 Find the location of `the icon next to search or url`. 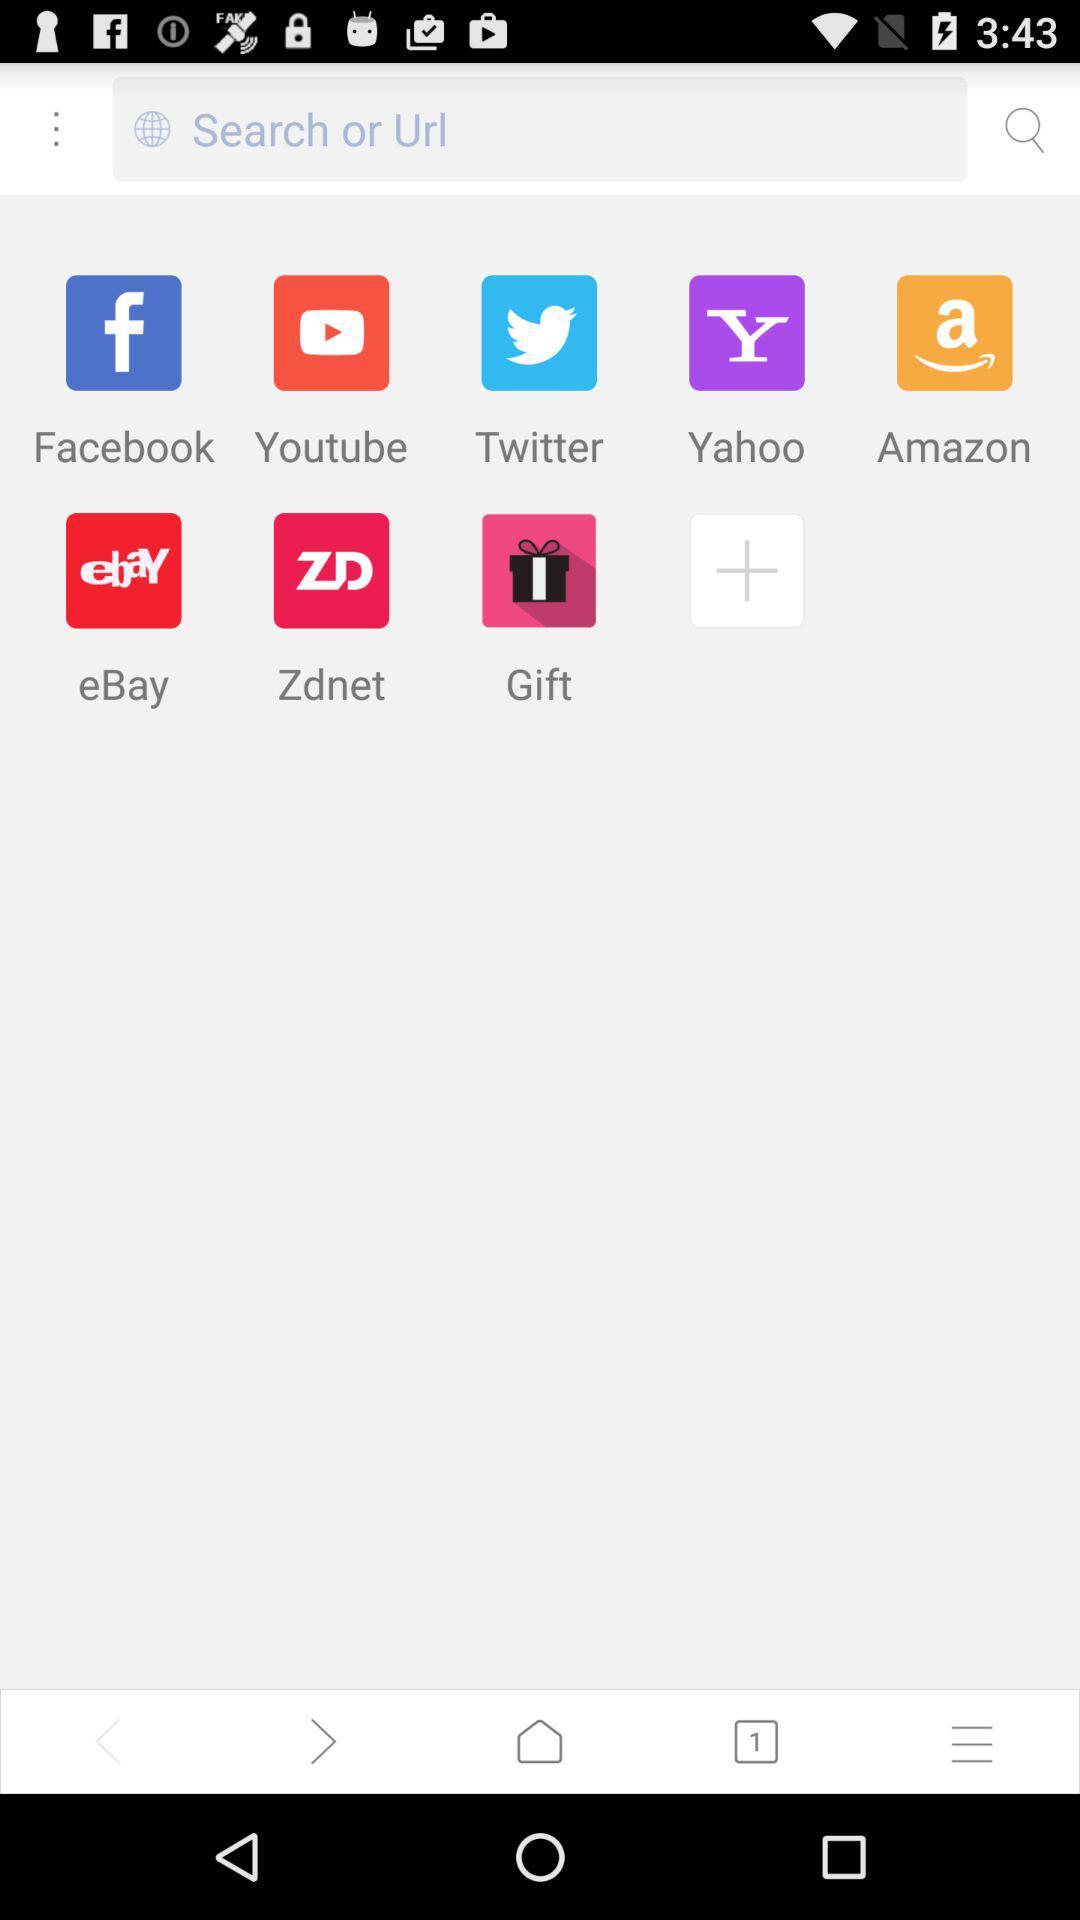

the icon next to search or url is located at coordinates (151, 128).